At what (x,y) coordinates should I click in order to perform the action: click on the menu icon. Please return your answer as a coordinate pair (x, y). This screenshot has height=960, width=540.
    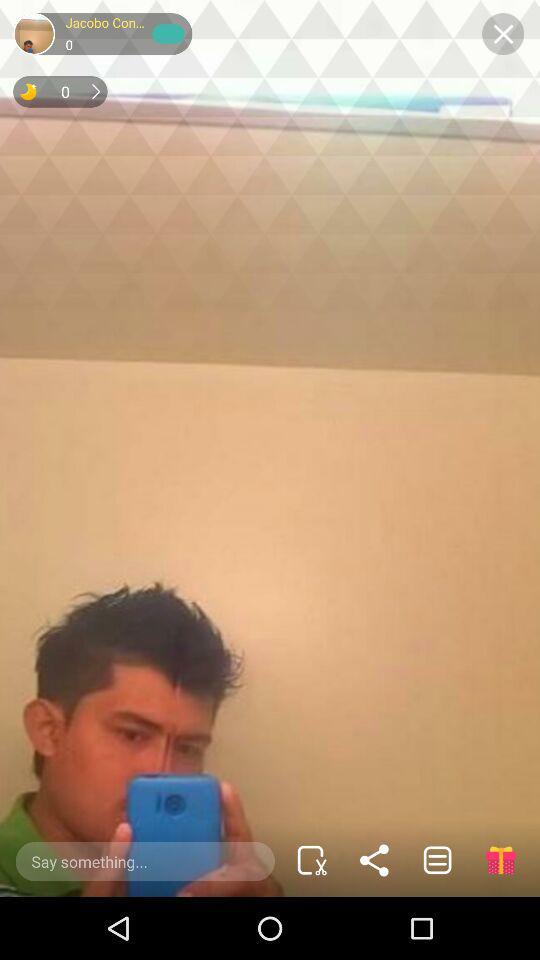
    Looking at the image, I should click on (436, 859).